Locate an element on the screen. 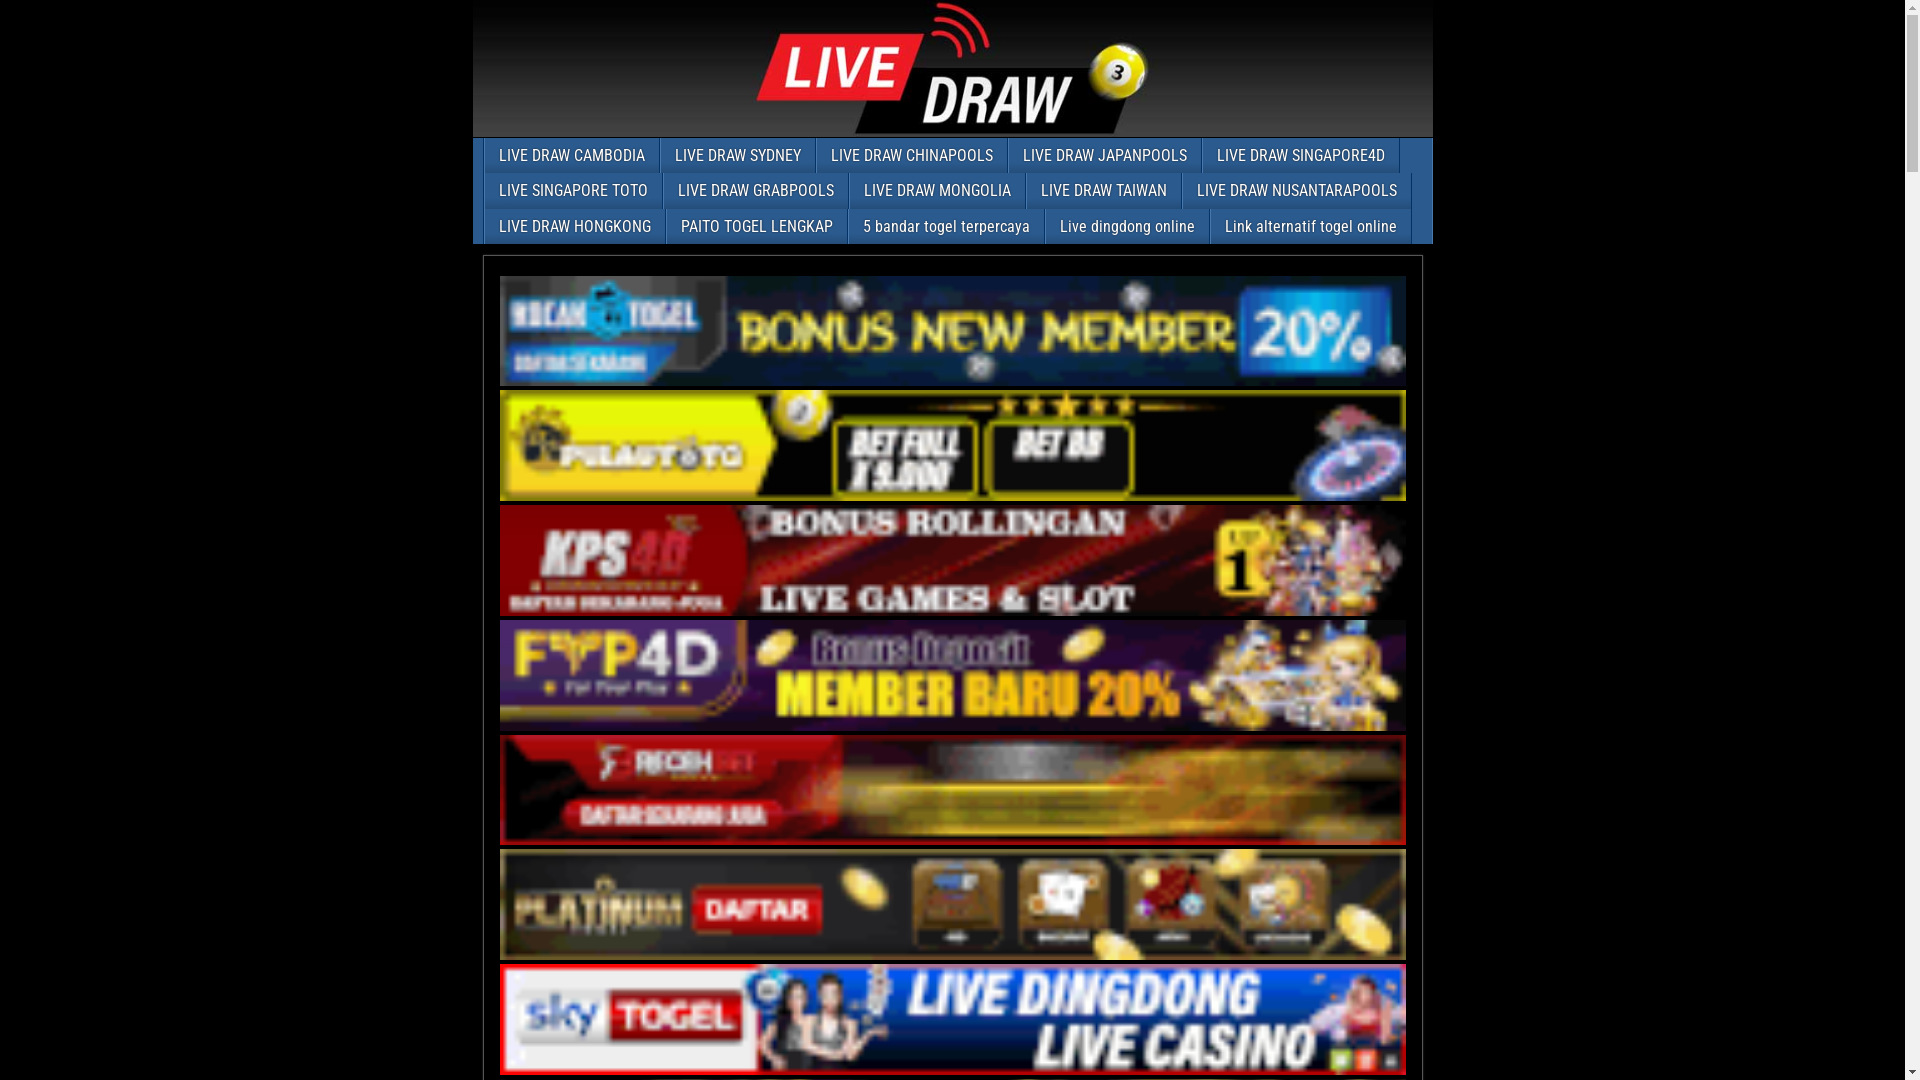 The width and height of the screenshot is (1920, 1080). 'LIVE DRAW SINGAPORE4D' is located at coordinates (1300, 154).